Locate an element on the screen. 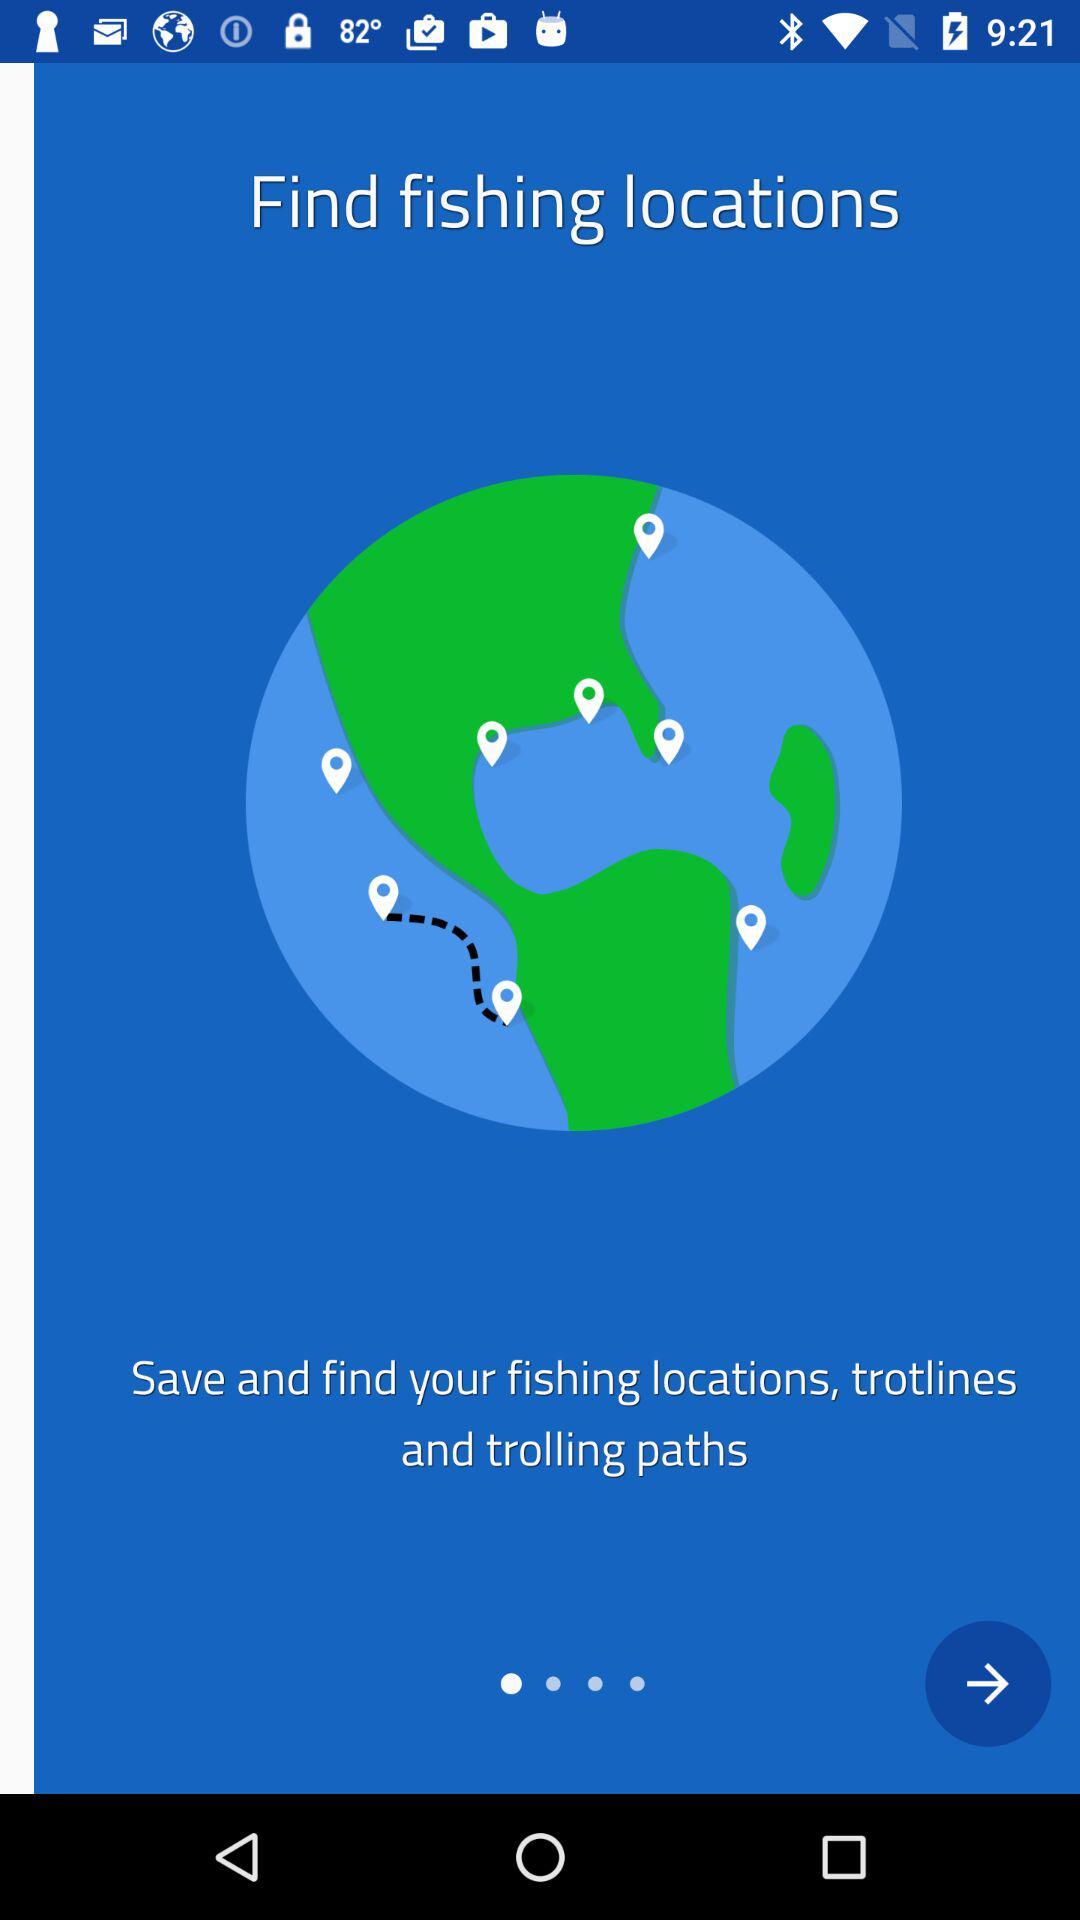 Image resolution: width=1080 pixels, height=1920 pixels. earth logo is located at coordinates (538, 802).